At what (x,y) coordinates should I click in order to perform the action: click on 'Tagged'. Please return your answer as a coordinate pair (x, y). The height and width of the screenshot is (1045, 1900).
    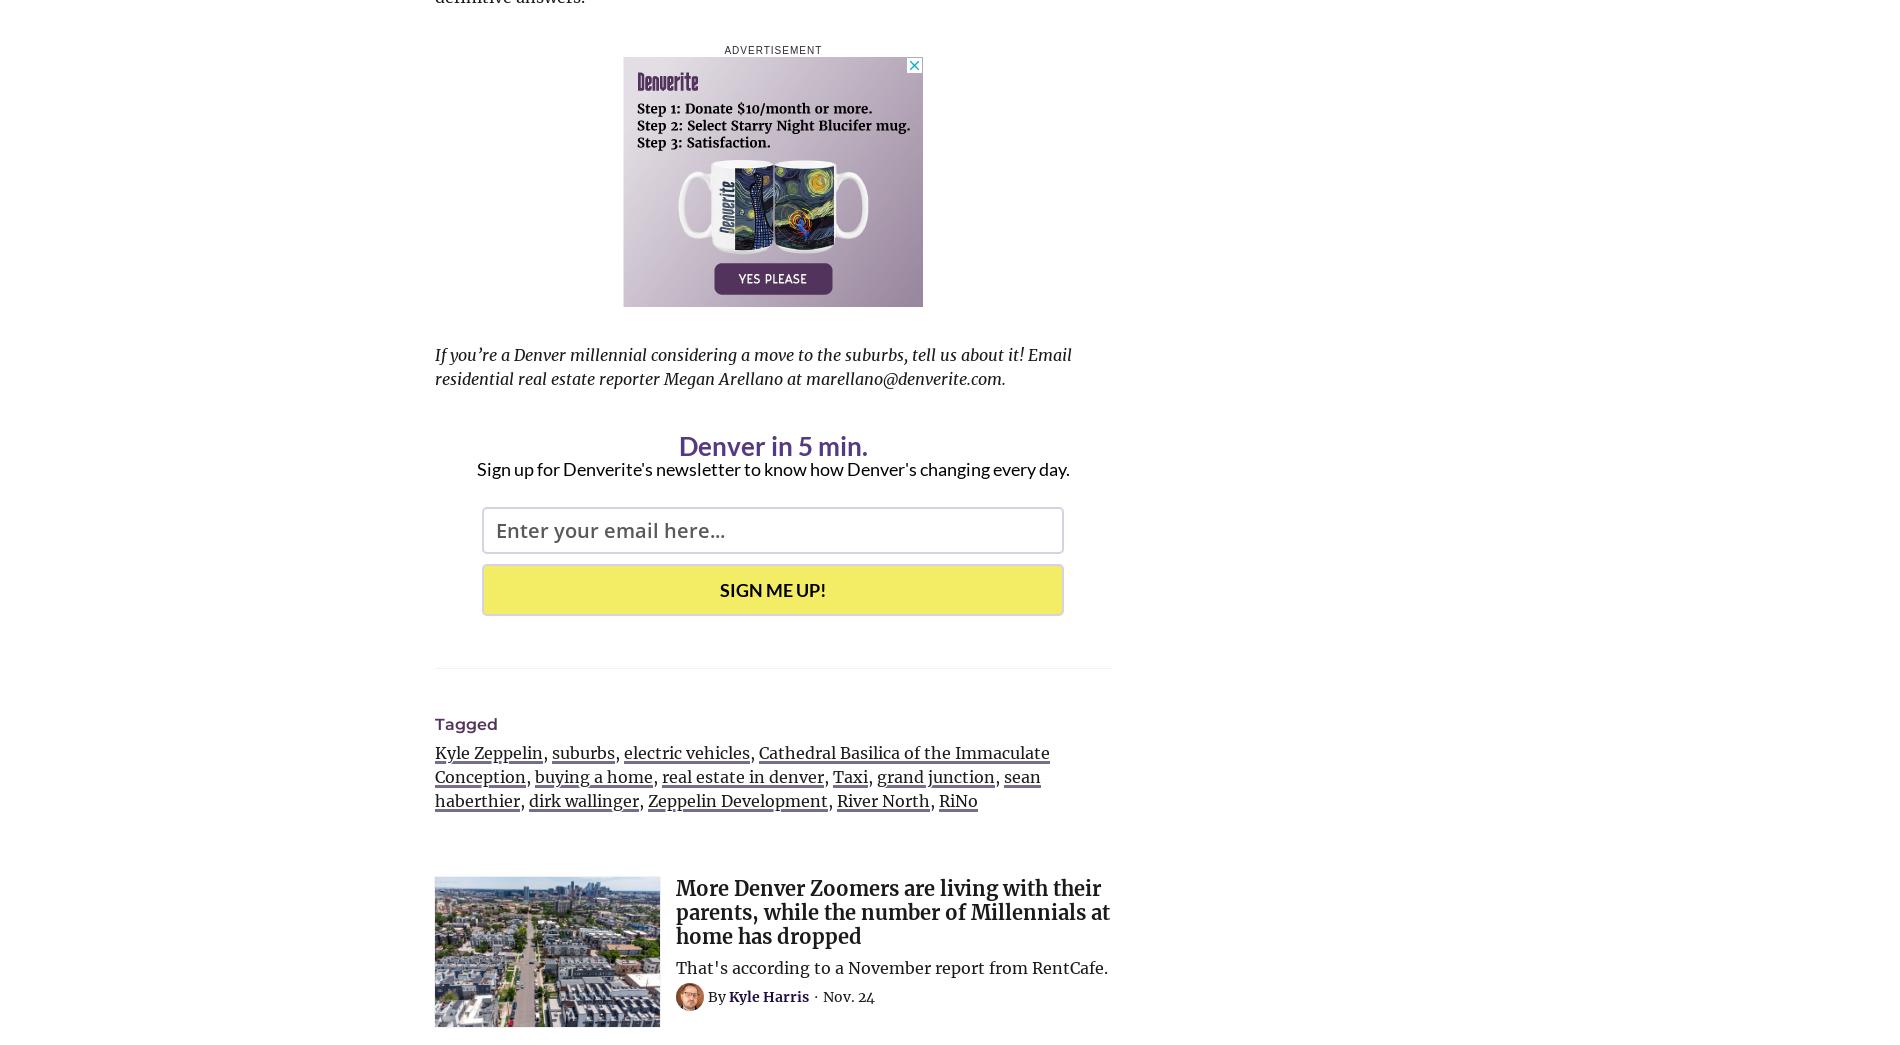
    Looking at the image, I should click on (433, 723).